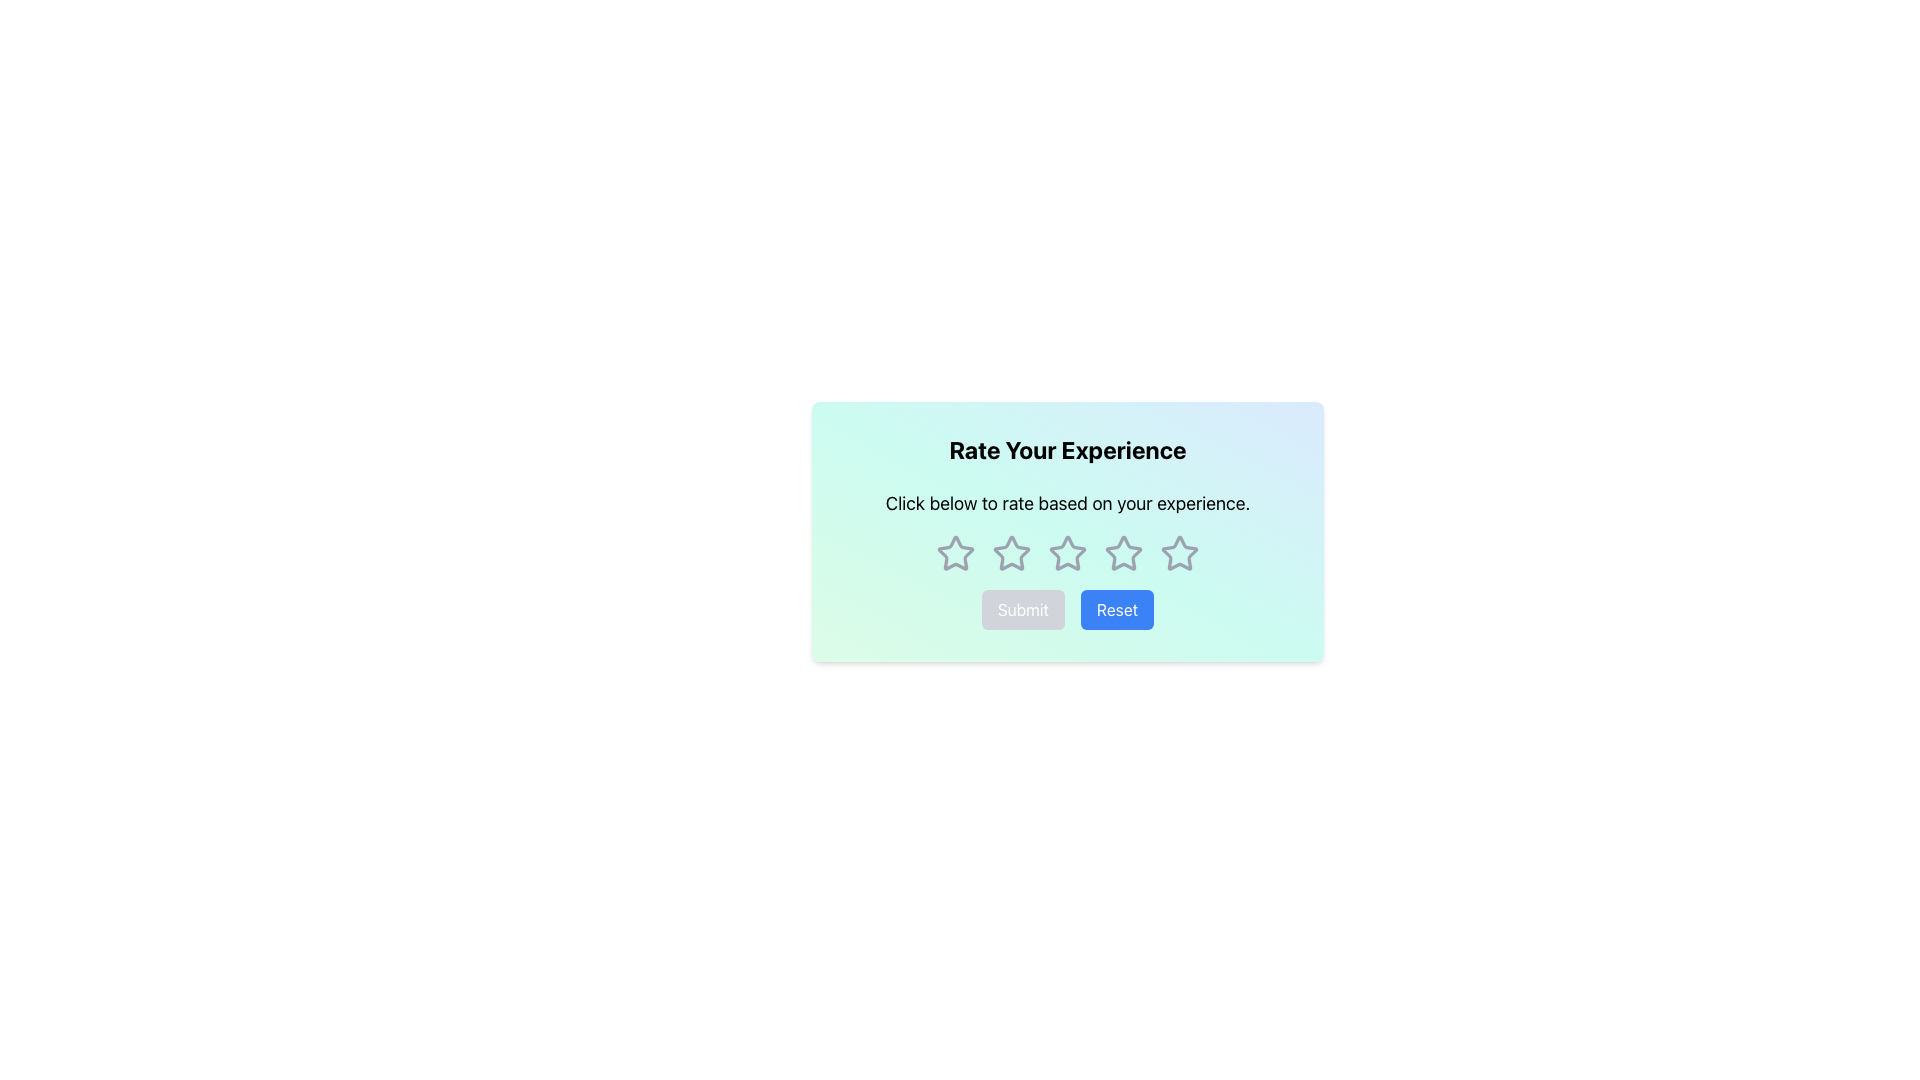 The width and height of the screenshot is (1920, 1080). Describe the element at coordinates (1067, 554) in the screenshot. I see `the fourth star in the rating stars component located below the text 'Click below to rate based on your experience.' and above the 'Submit' and 'Reset' buttons` at that location.